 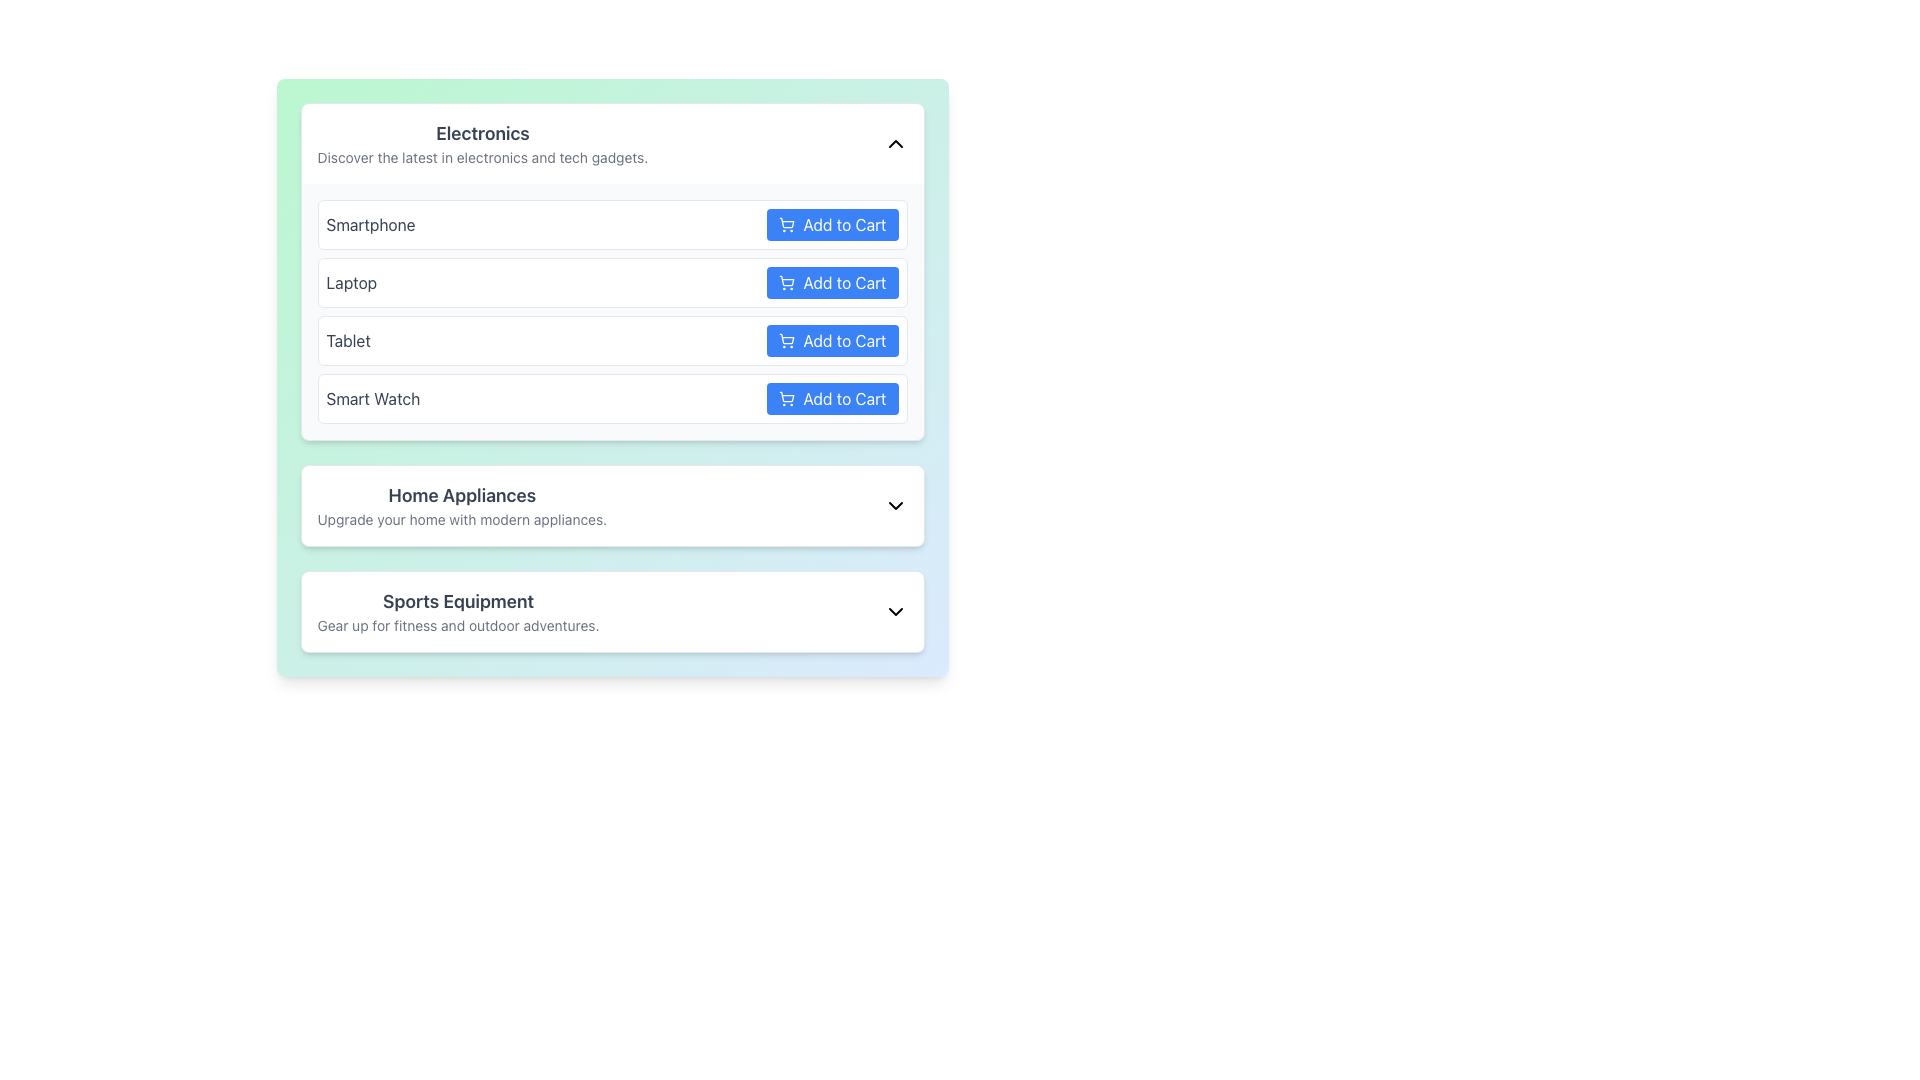 I want to click on the shopping cart icon which is part of the 'Add to Cart' button for the 'Tablet' product in the 'Electronics' section, so click(x=786, y=338).